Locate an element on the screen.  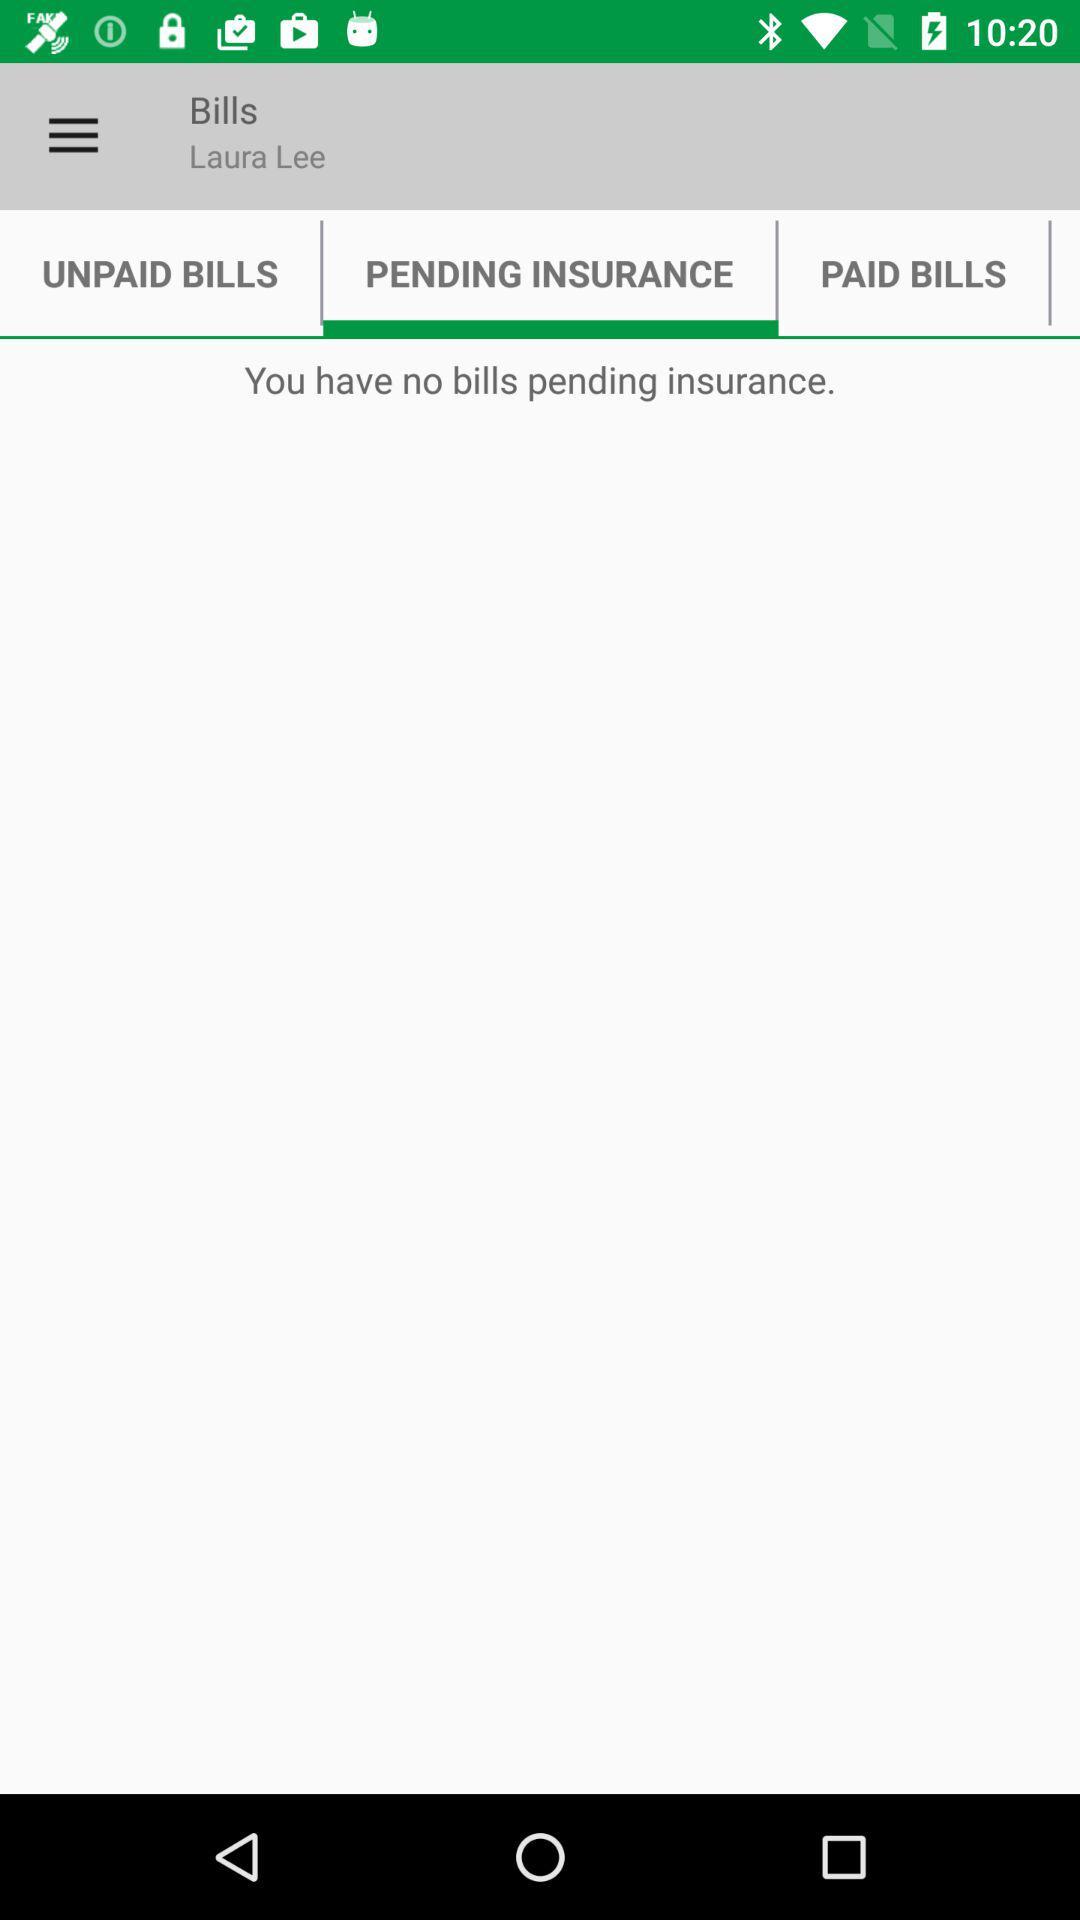
icon to the left of the bills icon is located at coordinates (72, 135).